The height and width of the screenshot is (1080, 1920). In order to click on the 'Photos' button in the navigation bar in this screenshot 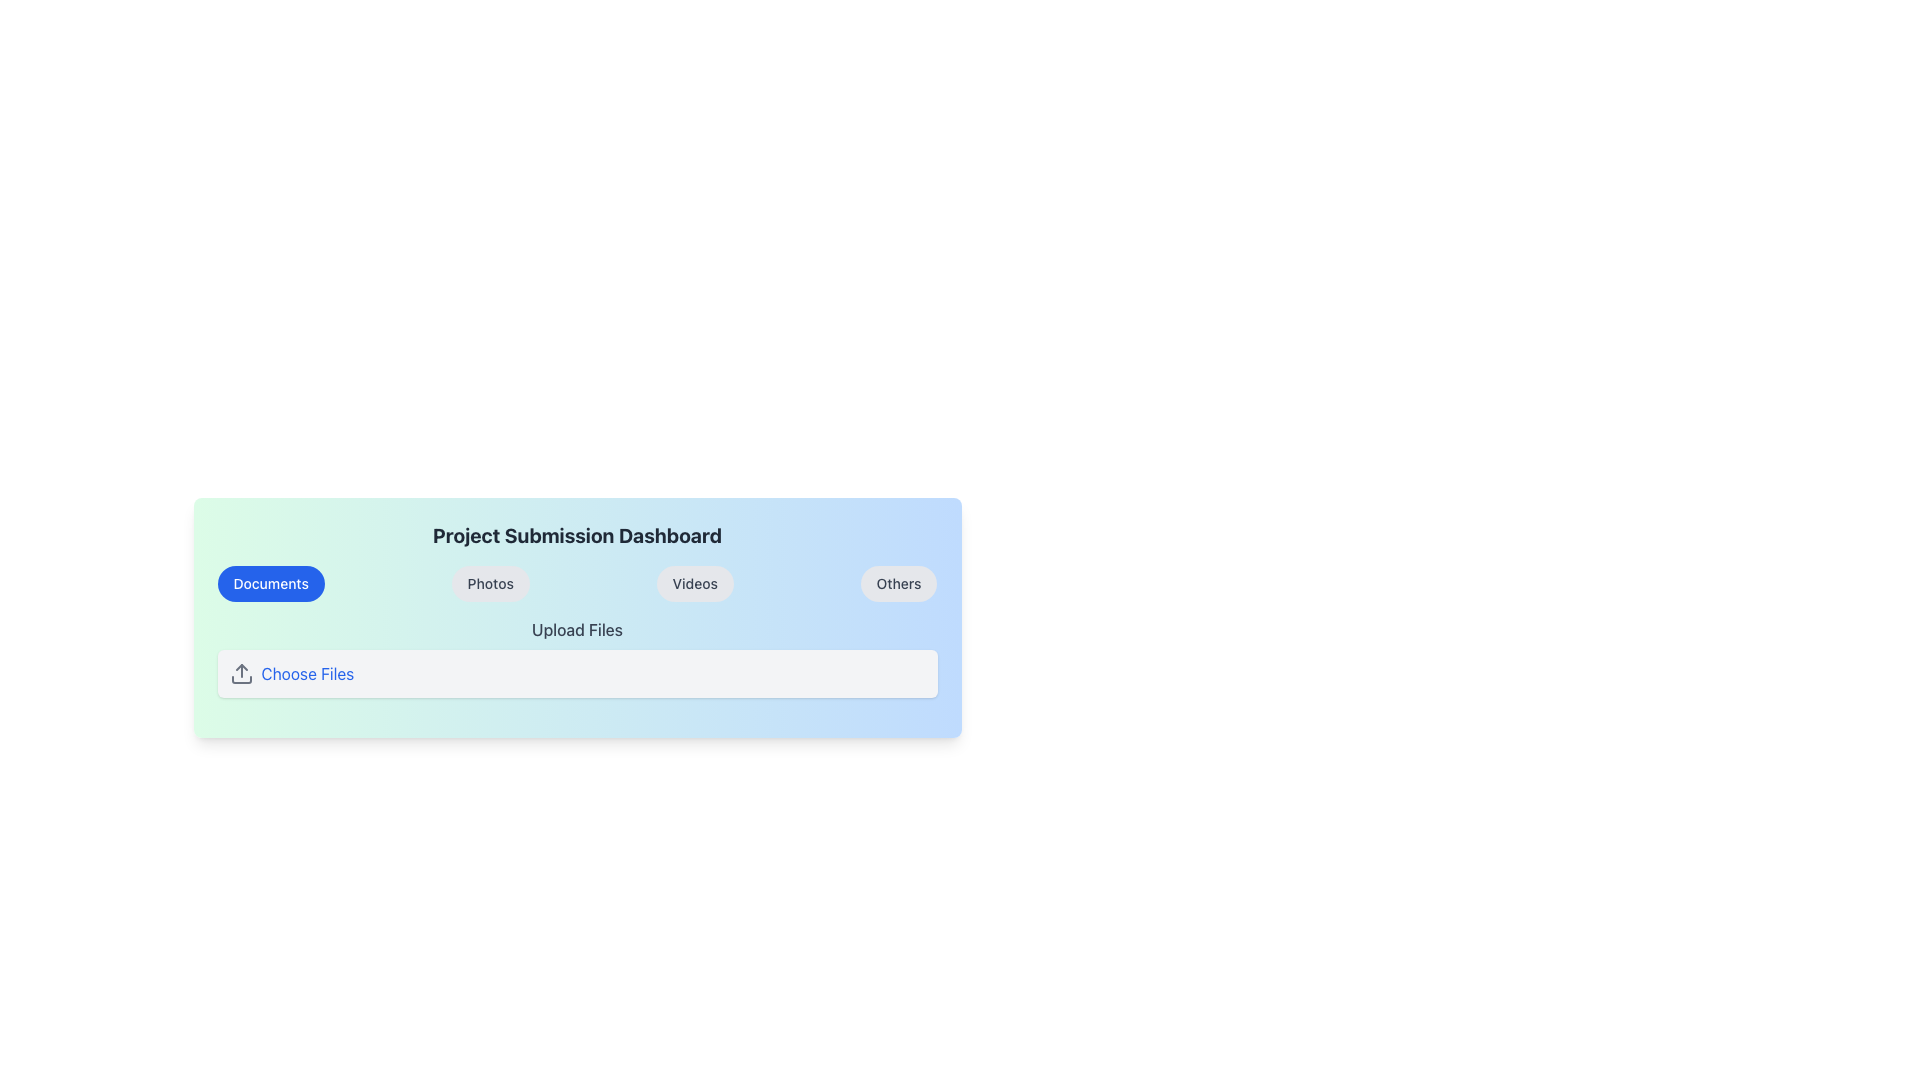, I will do `click(576, 583)`.